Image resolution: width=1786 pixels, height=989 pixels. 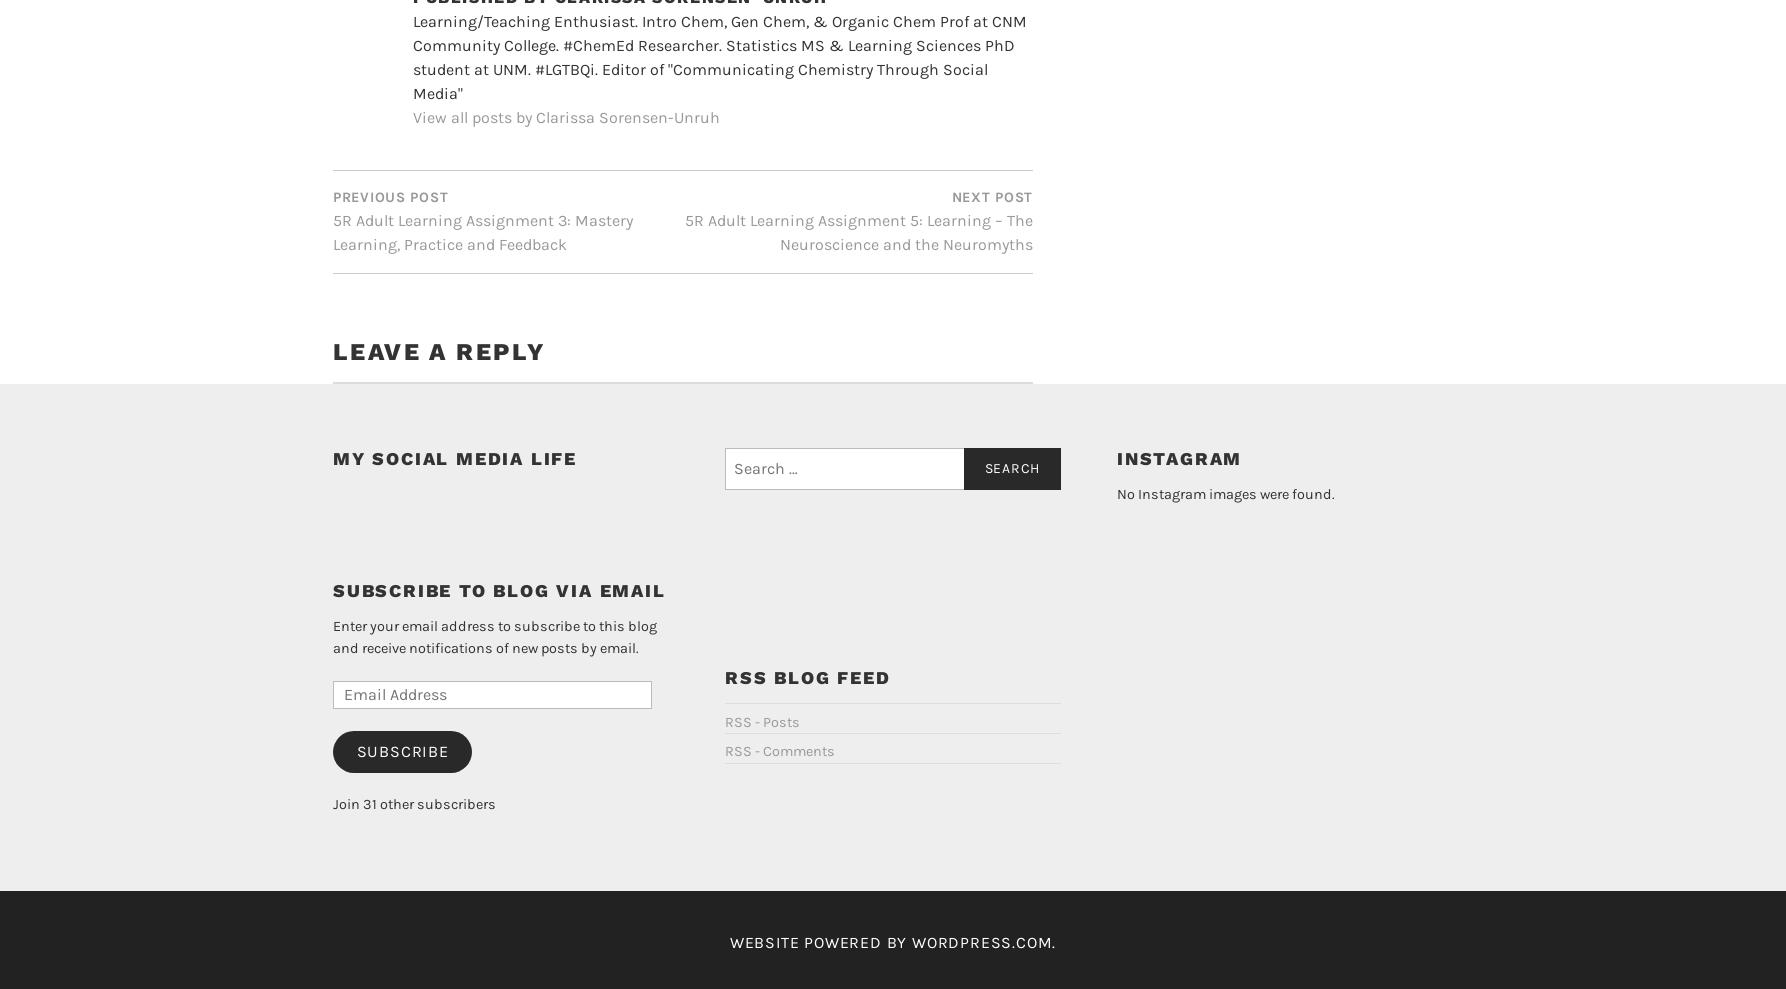 What do you see at coordinates (390, 163) in the screenshot?
I see `'Previous Post'` at bounding box center [390, 163].